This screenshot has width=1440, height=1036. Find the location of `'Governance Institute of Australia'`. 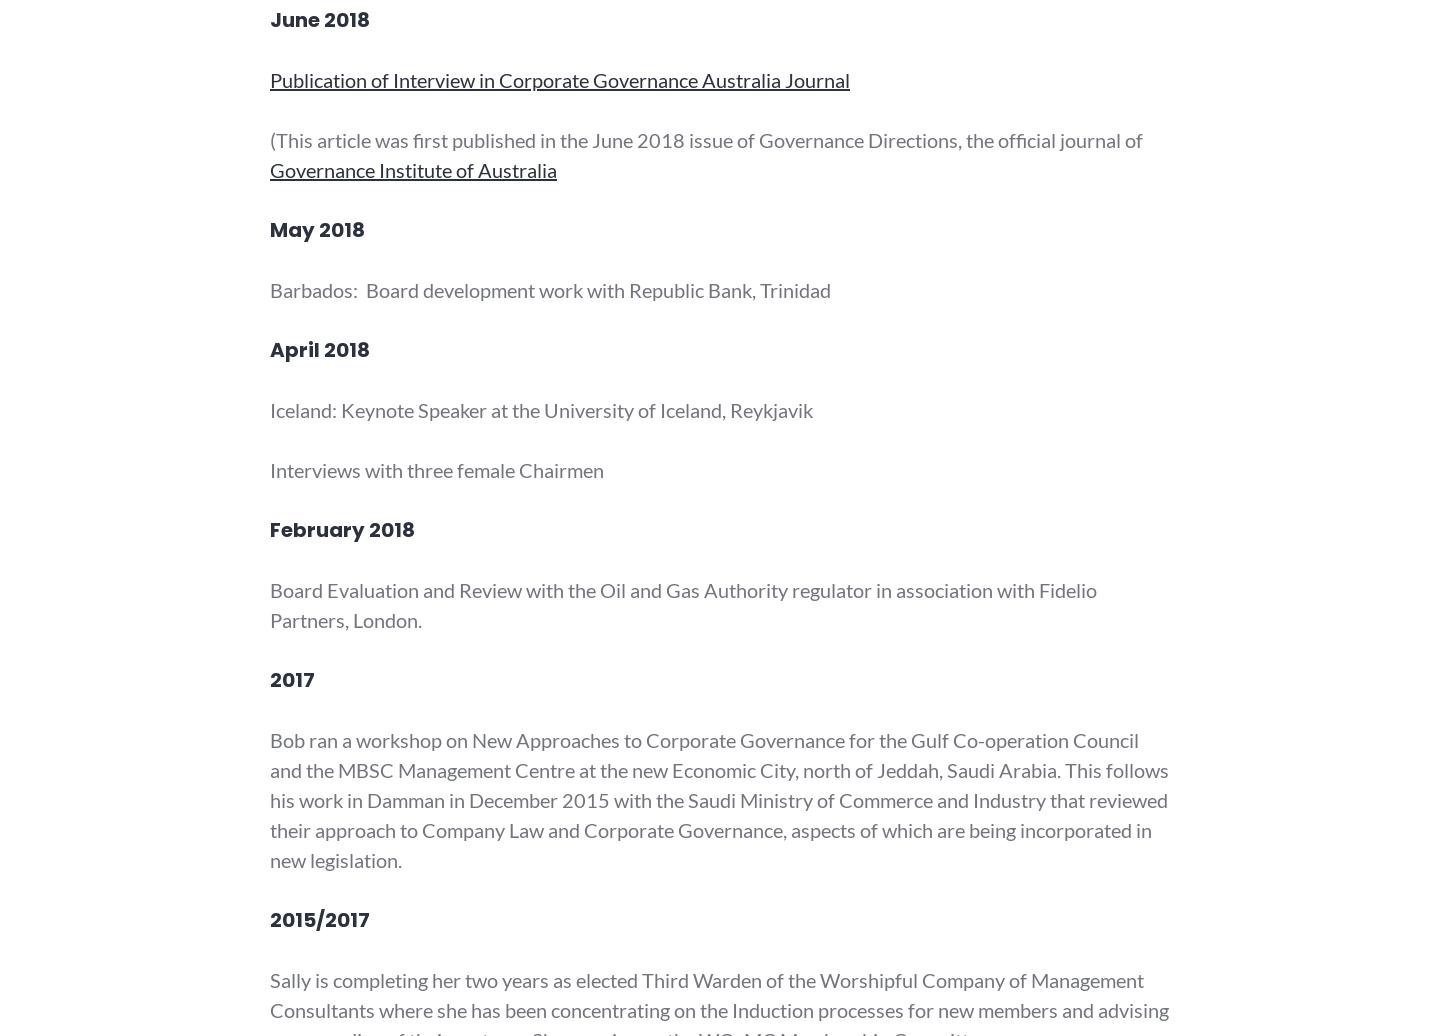

'Governance Institute of Australia' is located at coordinates (269, 170).